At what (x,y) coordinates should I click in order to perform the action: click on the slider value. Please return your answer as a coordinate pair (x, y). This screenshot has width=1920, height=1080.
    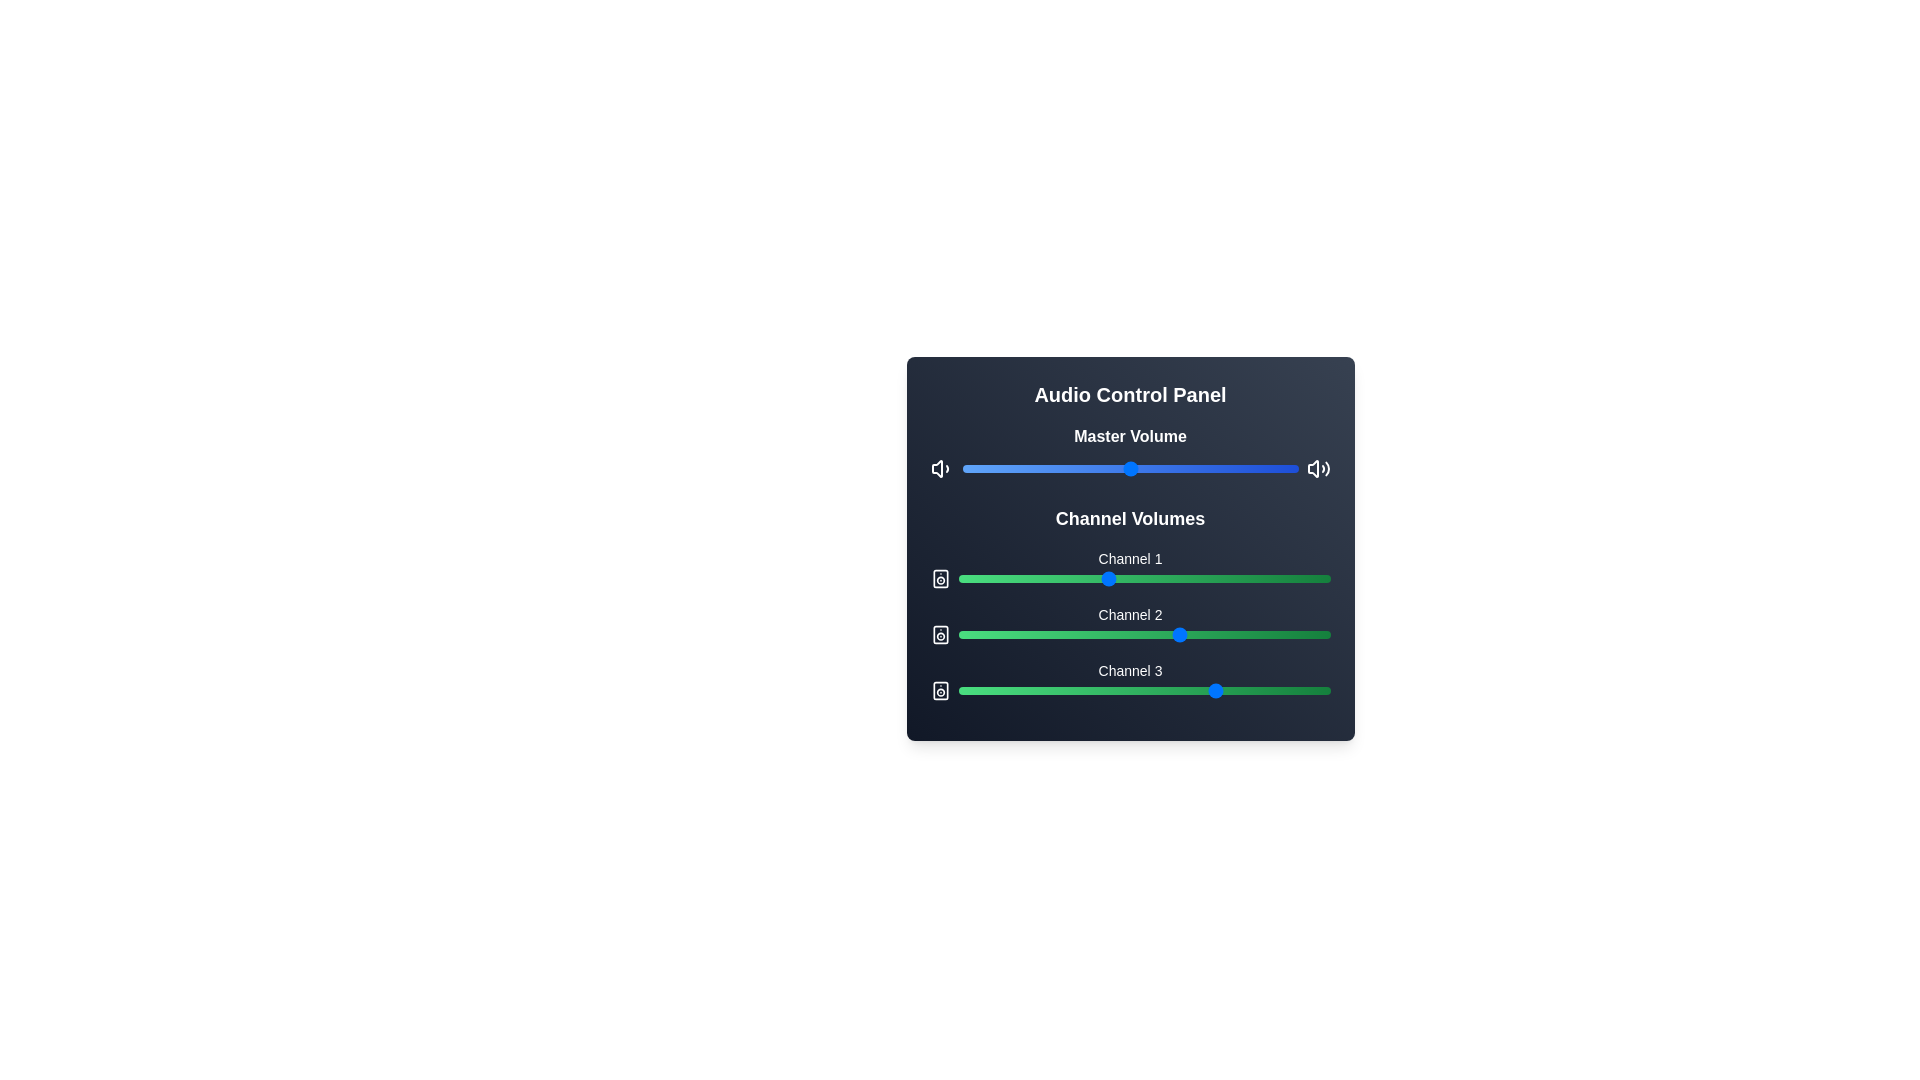
    Looking at the image, I should click on (1247, 689).